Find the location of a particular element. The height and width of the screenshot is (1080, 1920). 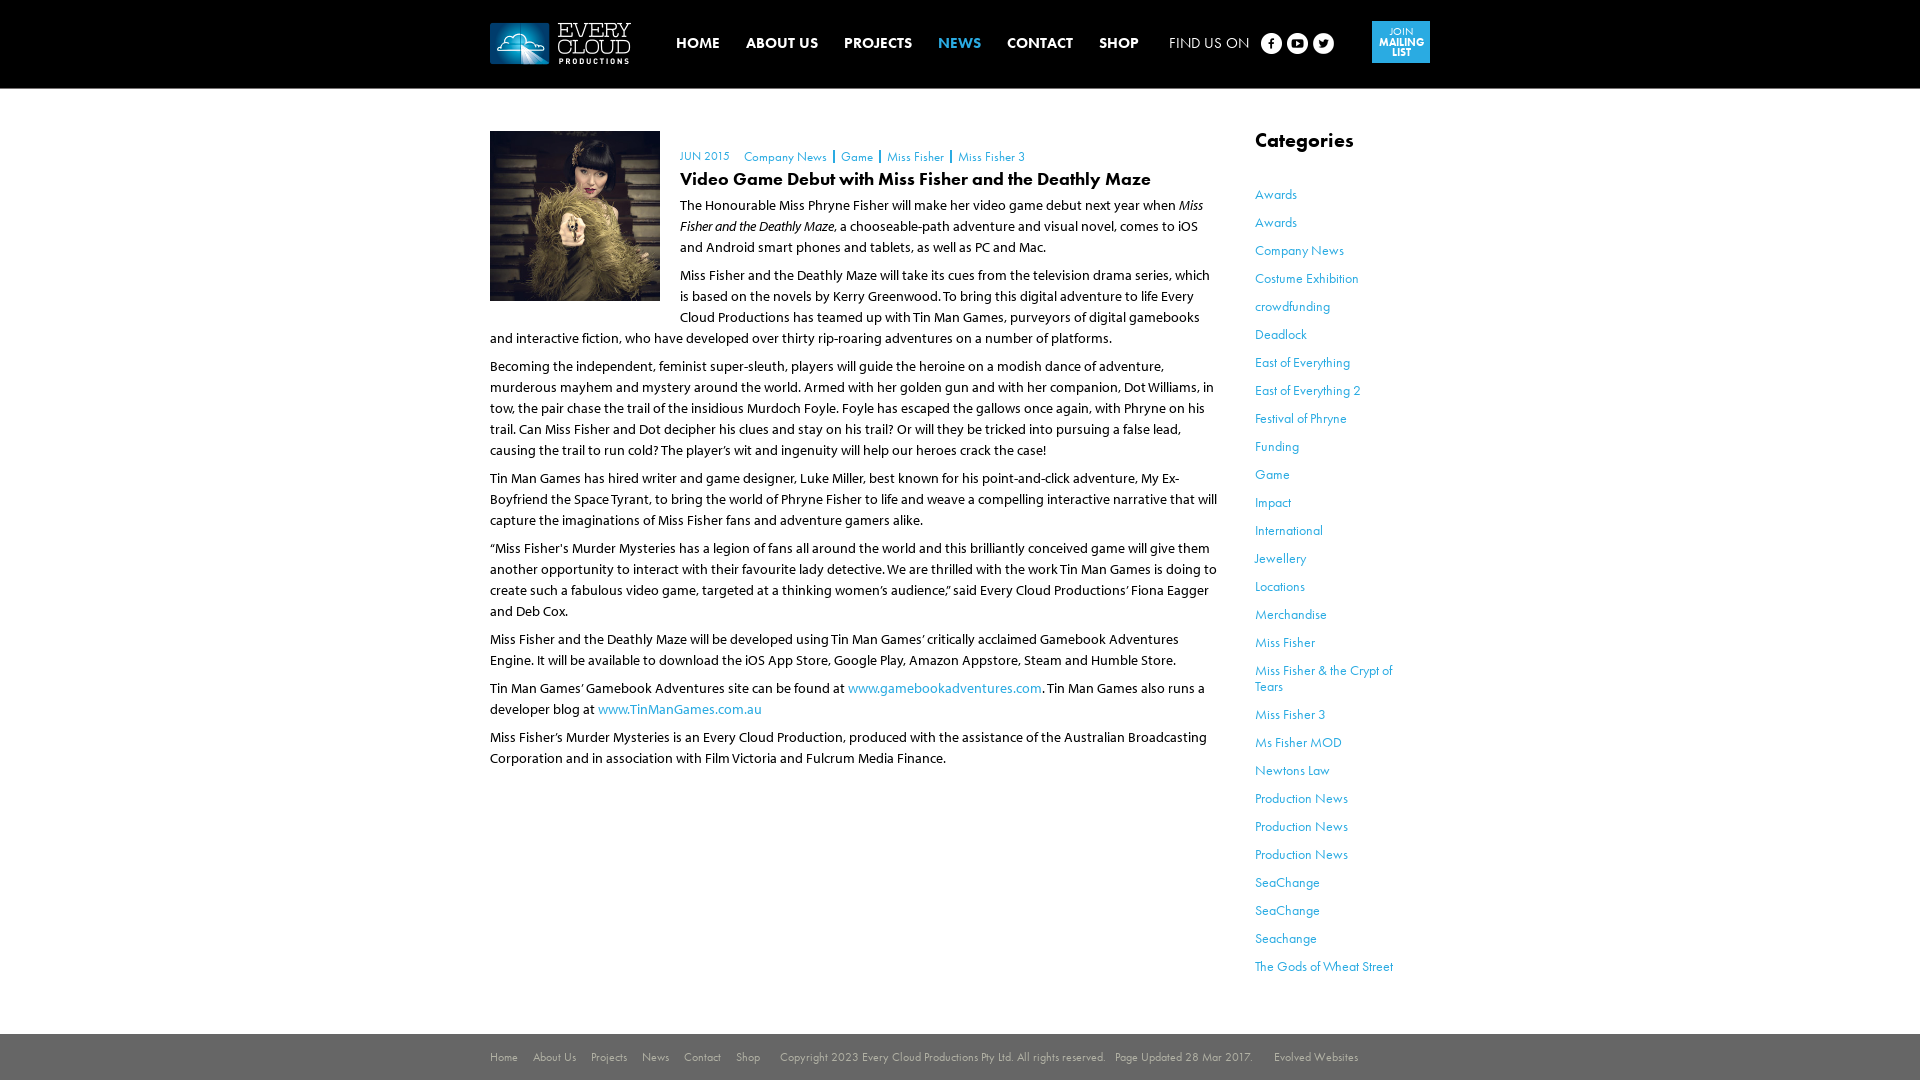

'SHOP' is located at coordinates (1117, 42).